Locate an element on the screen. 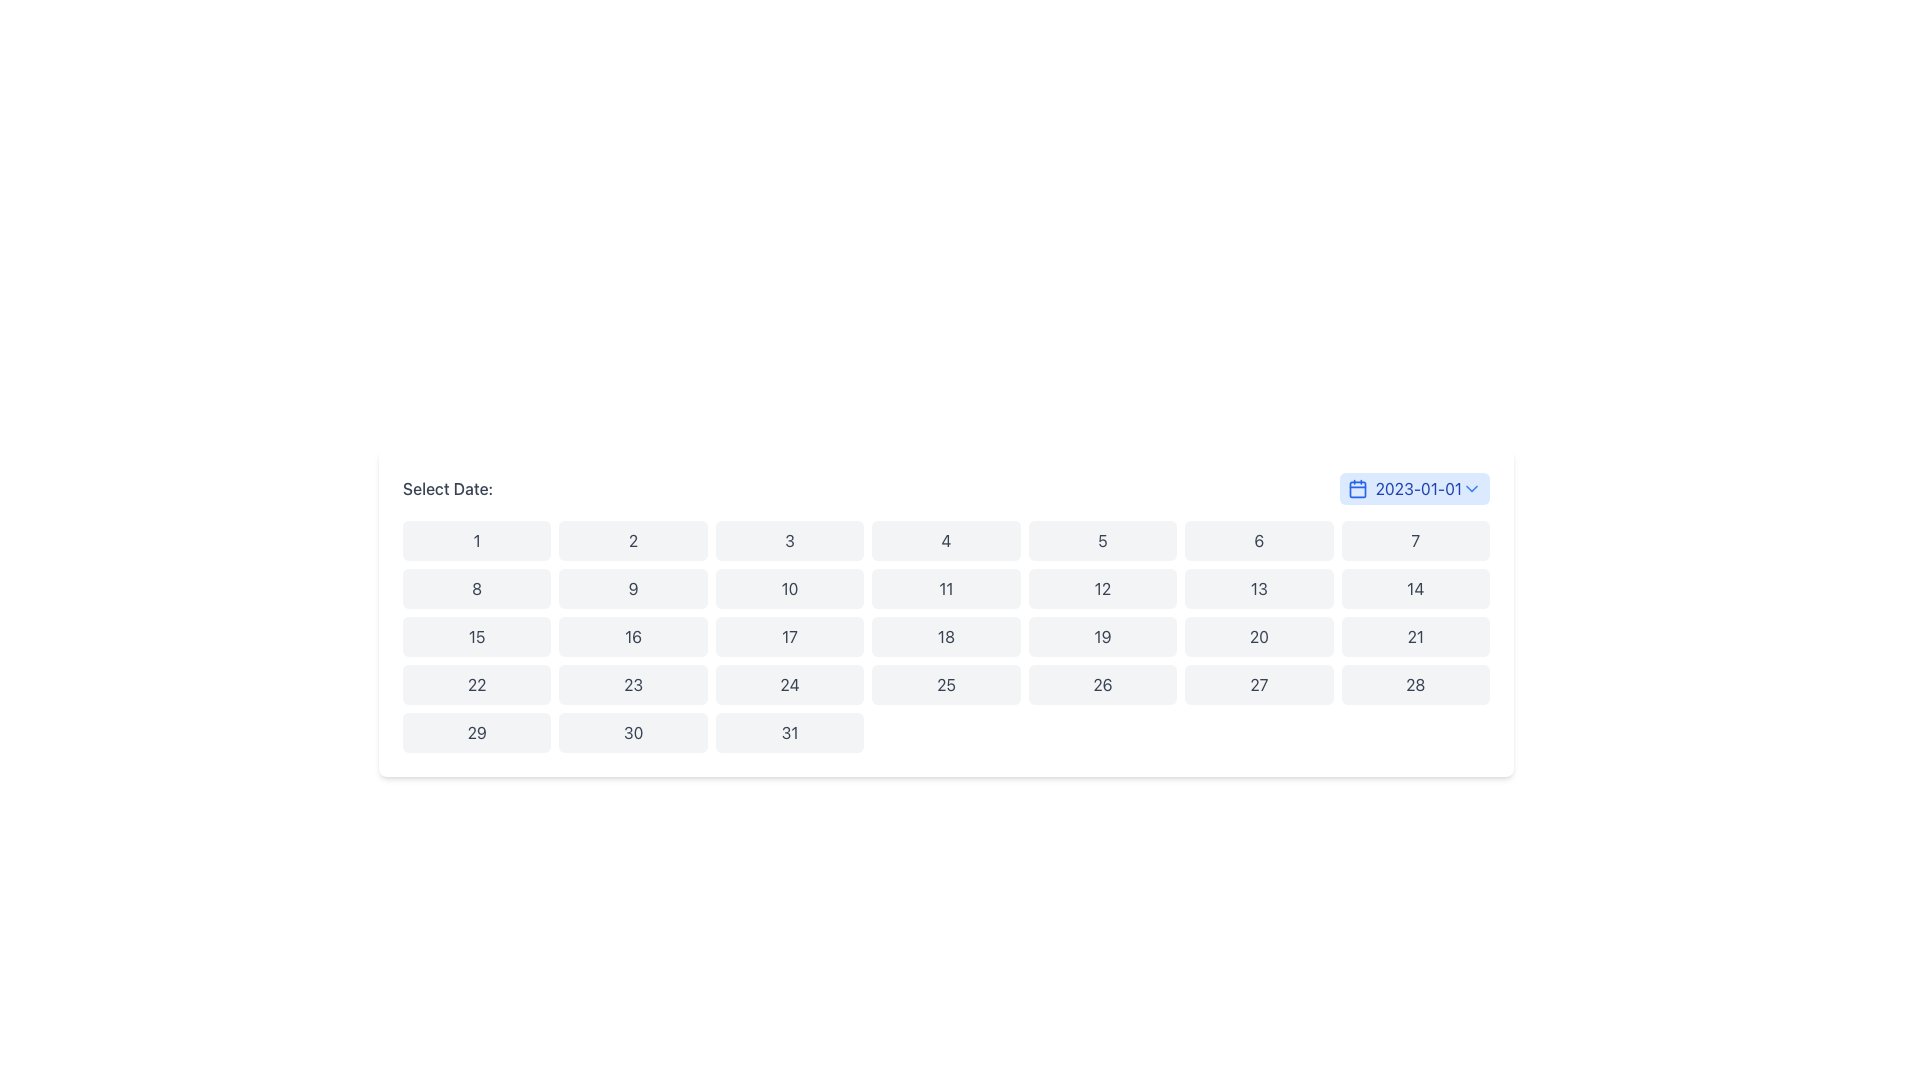  the button representing the date '8' in the calendar interface is located at coordinates (476, 588).